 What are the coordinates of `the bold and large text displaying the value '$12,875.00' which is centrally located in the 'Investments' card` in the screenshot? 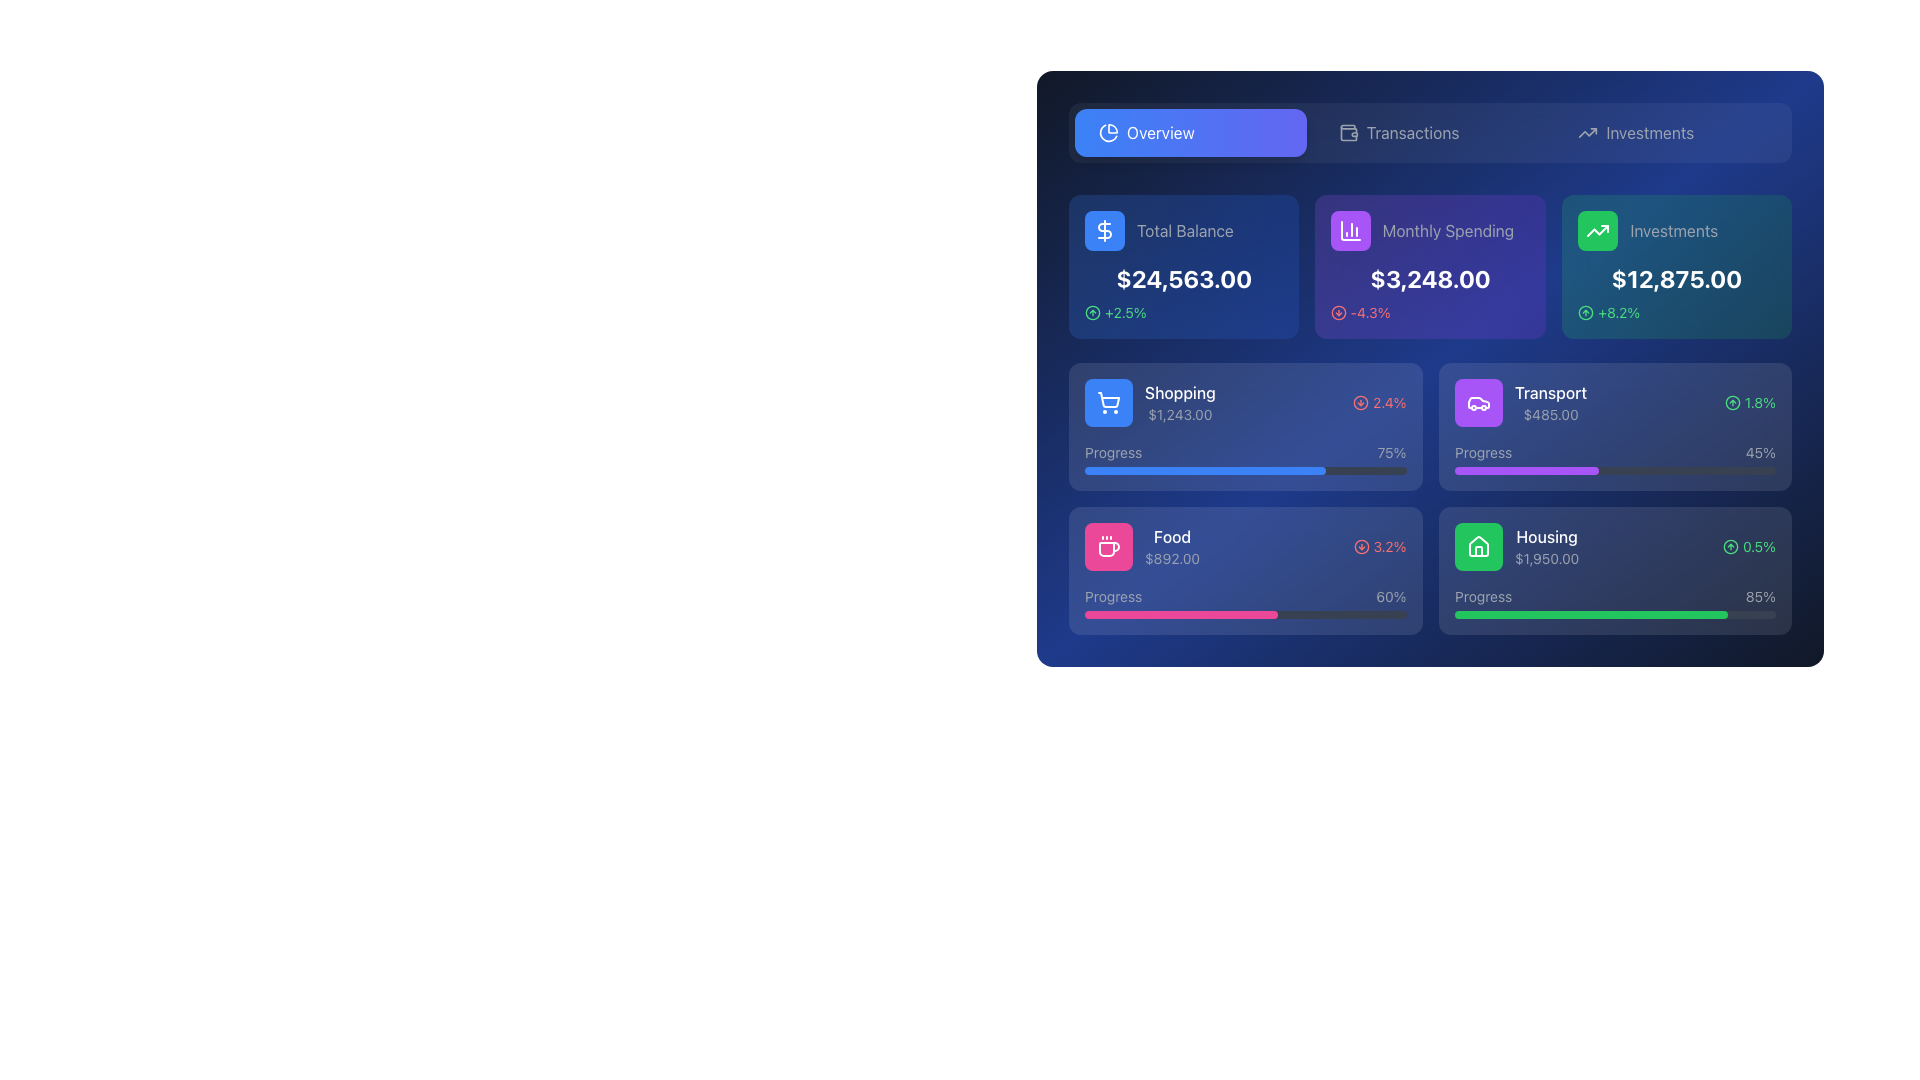 It's located at (1676, 278).